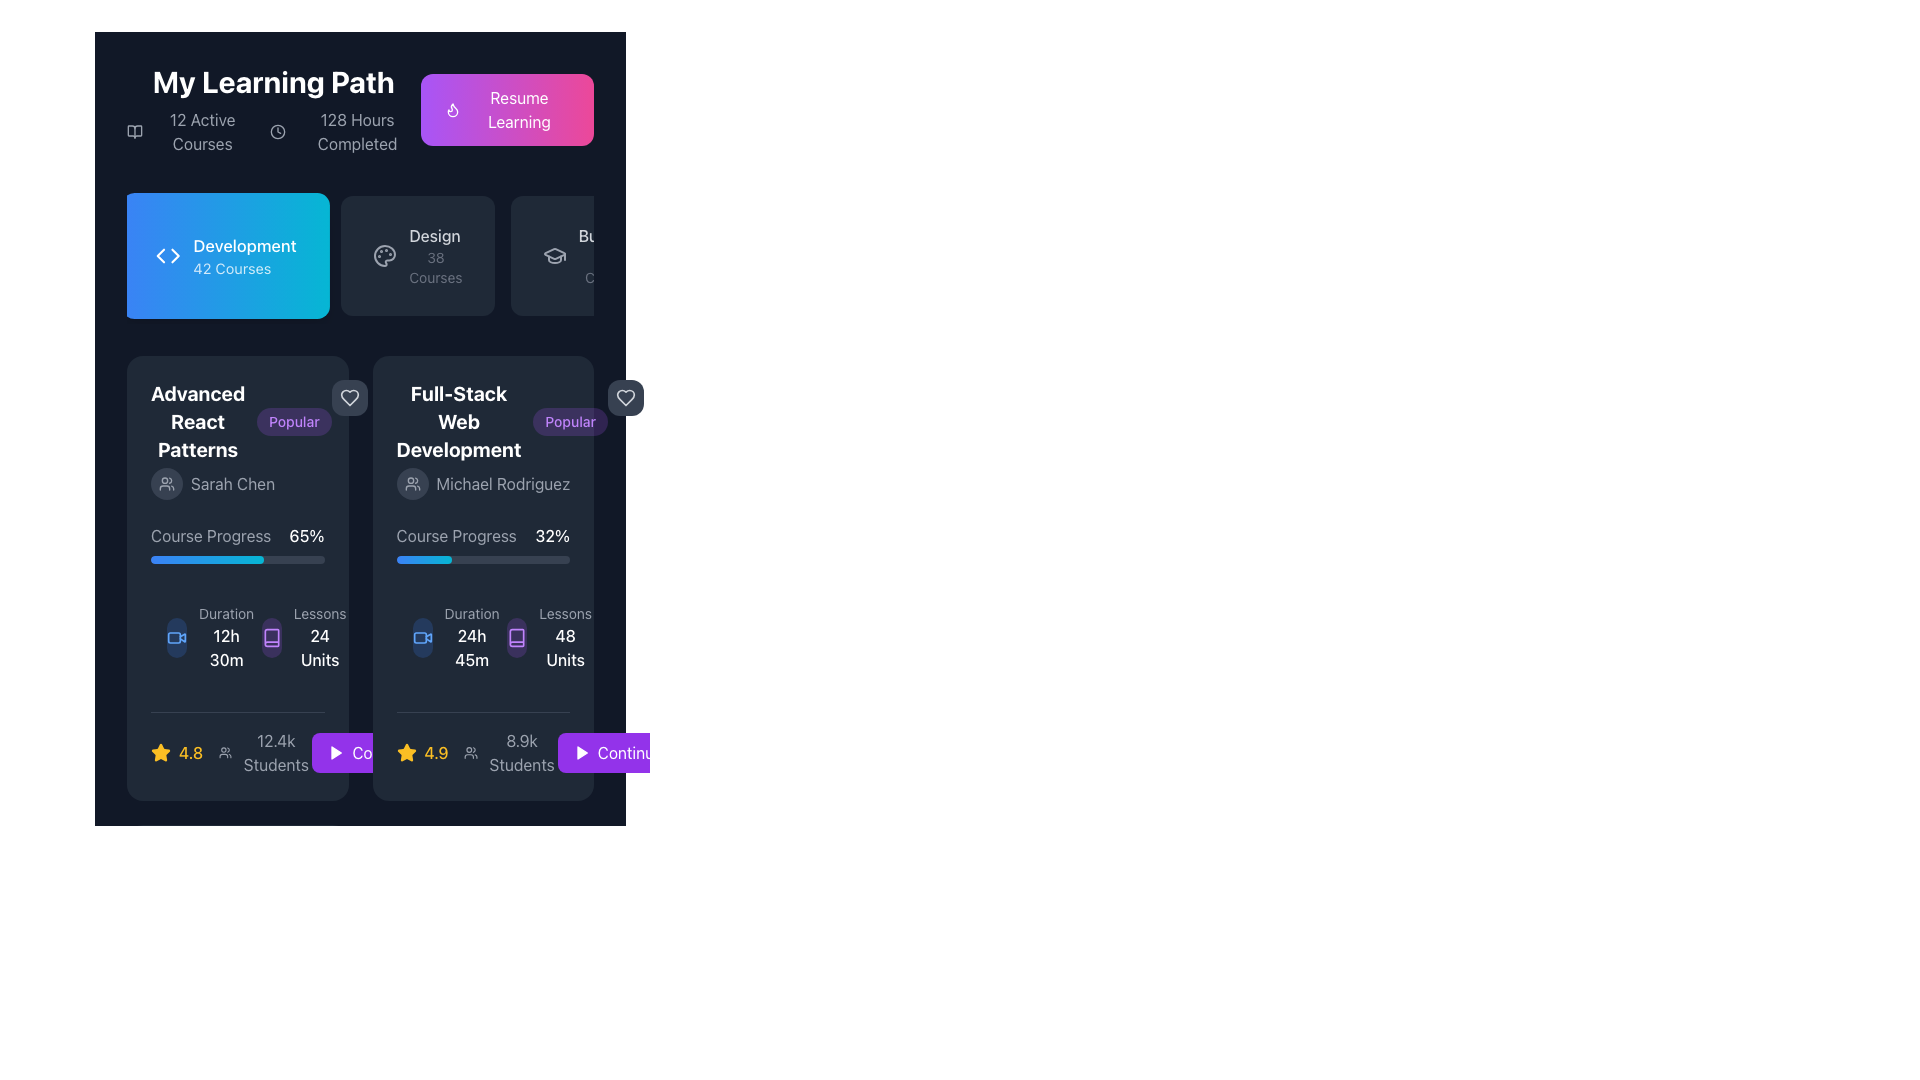 This screenshot has height=1080, width=1920. I want to click on the text and icon displaying '8.9k Students' located at the bottom of the 'Full-Stack Web Development' card, so click(511, 752).